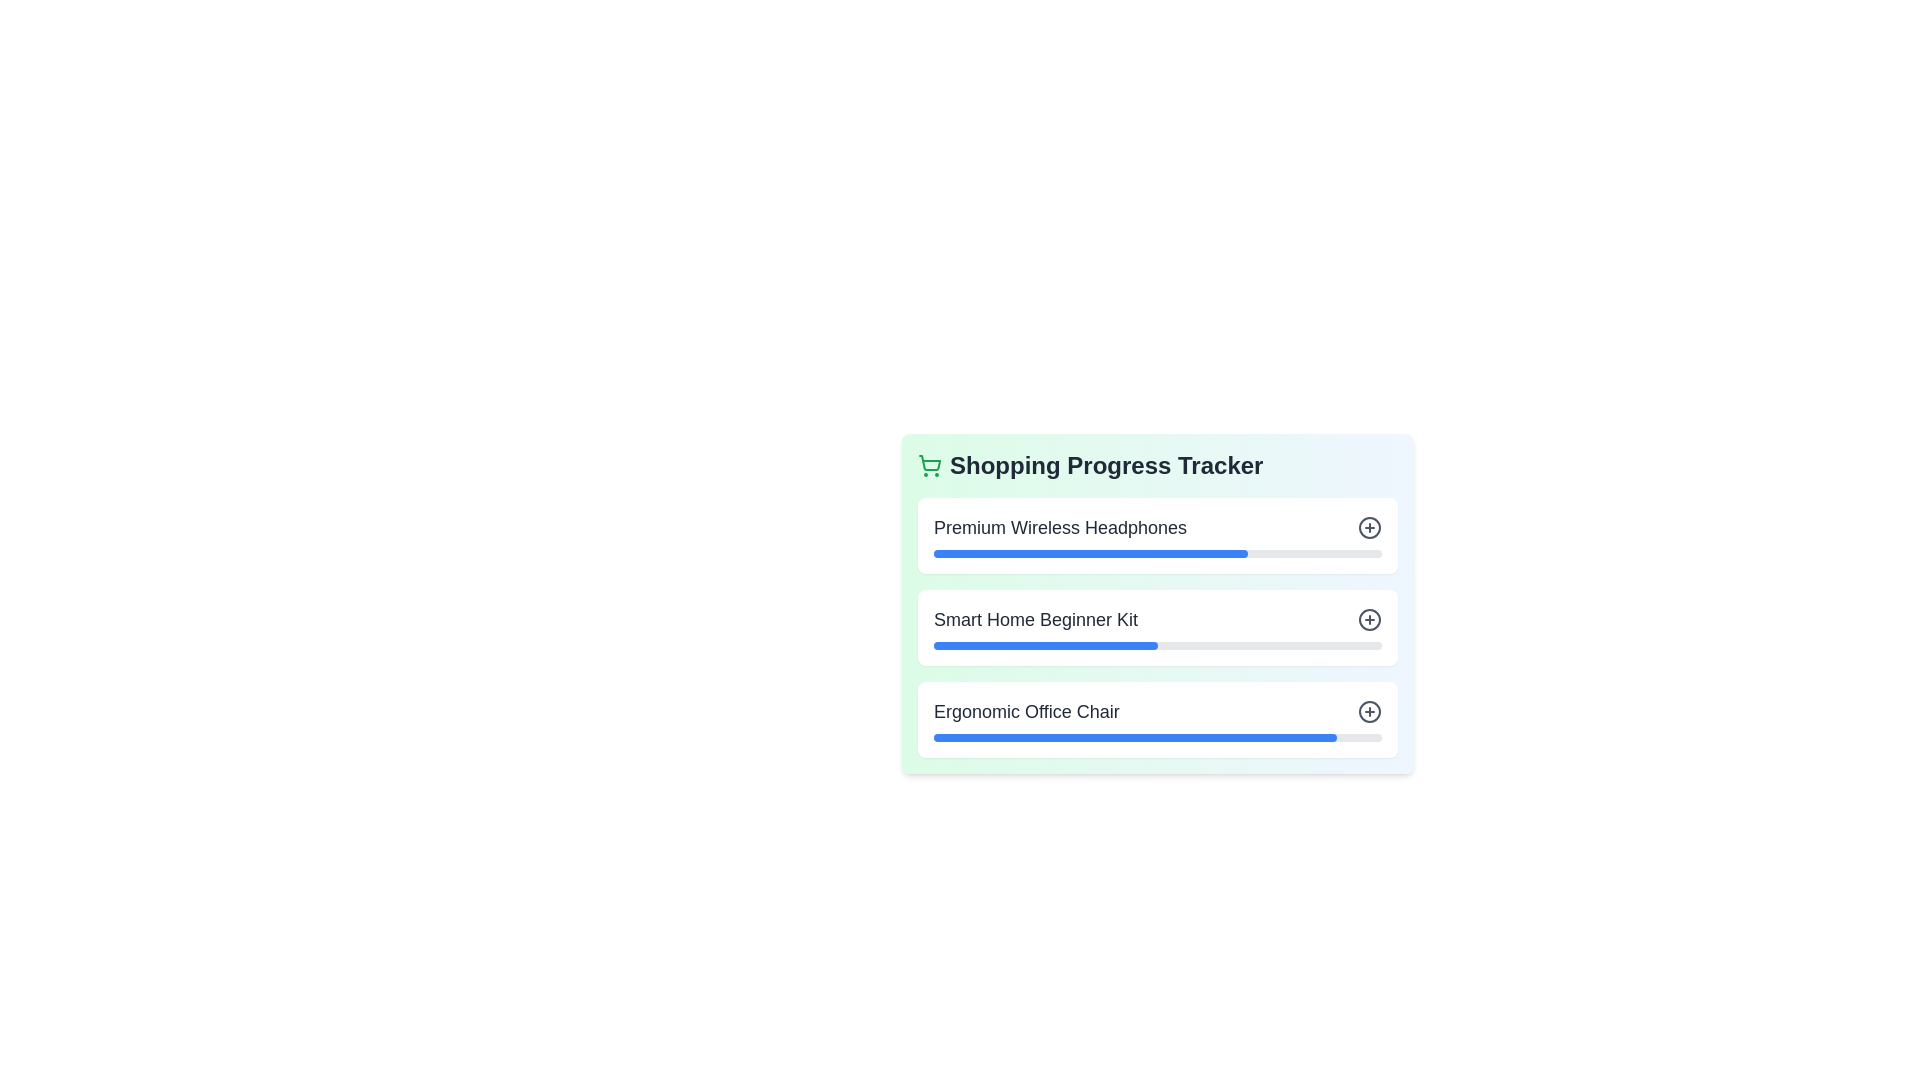 Image resolution: width=1920 pixels, height=1080 pixels. What do you see at coordinates (1368, 711) in the screenshot?
I see `the circular '+' button located to the far right of the text 'Ergonomic Office Chair'` at bounding box center [1368, 711].